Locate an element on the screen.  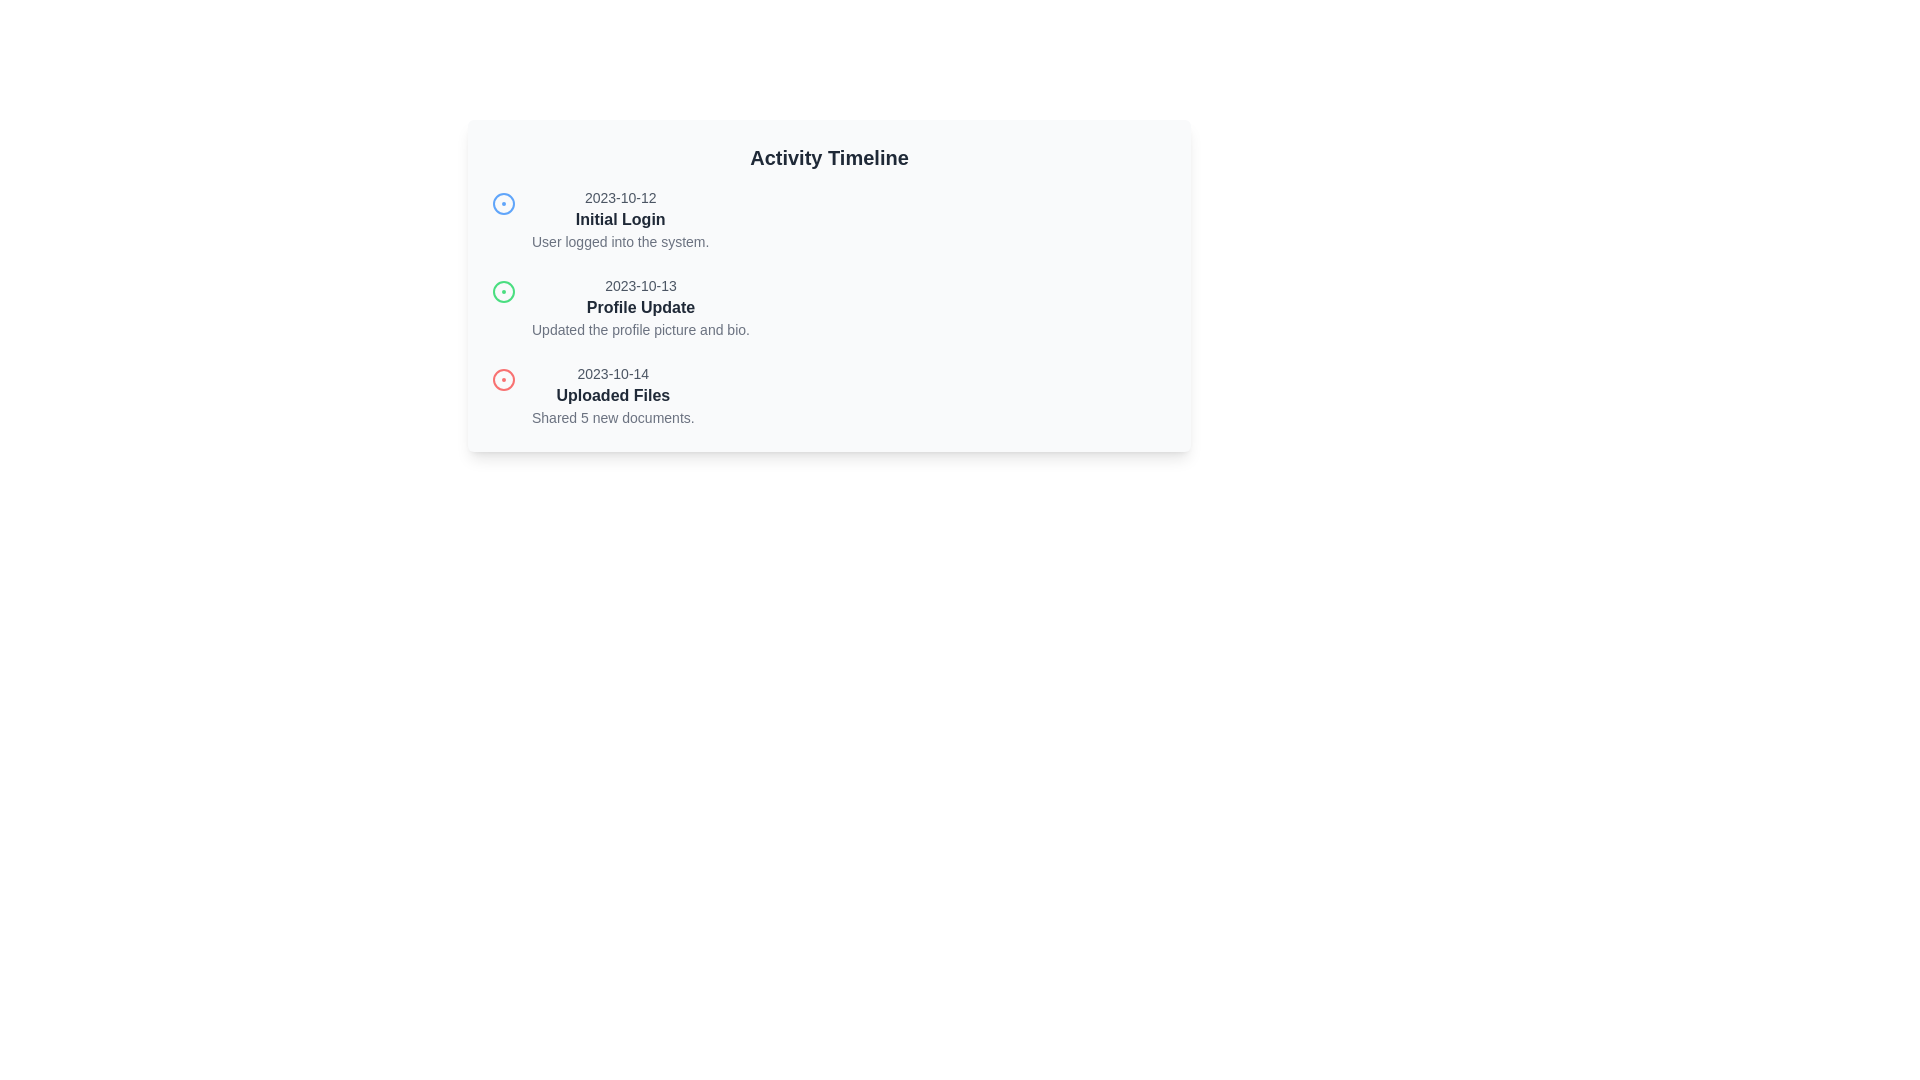
the List entry containing multiline textual information, which shows the date '2023-10-14', 'Uploaded Files', and 'Shared 5 new documents.' is located at coordinates (612, 396).